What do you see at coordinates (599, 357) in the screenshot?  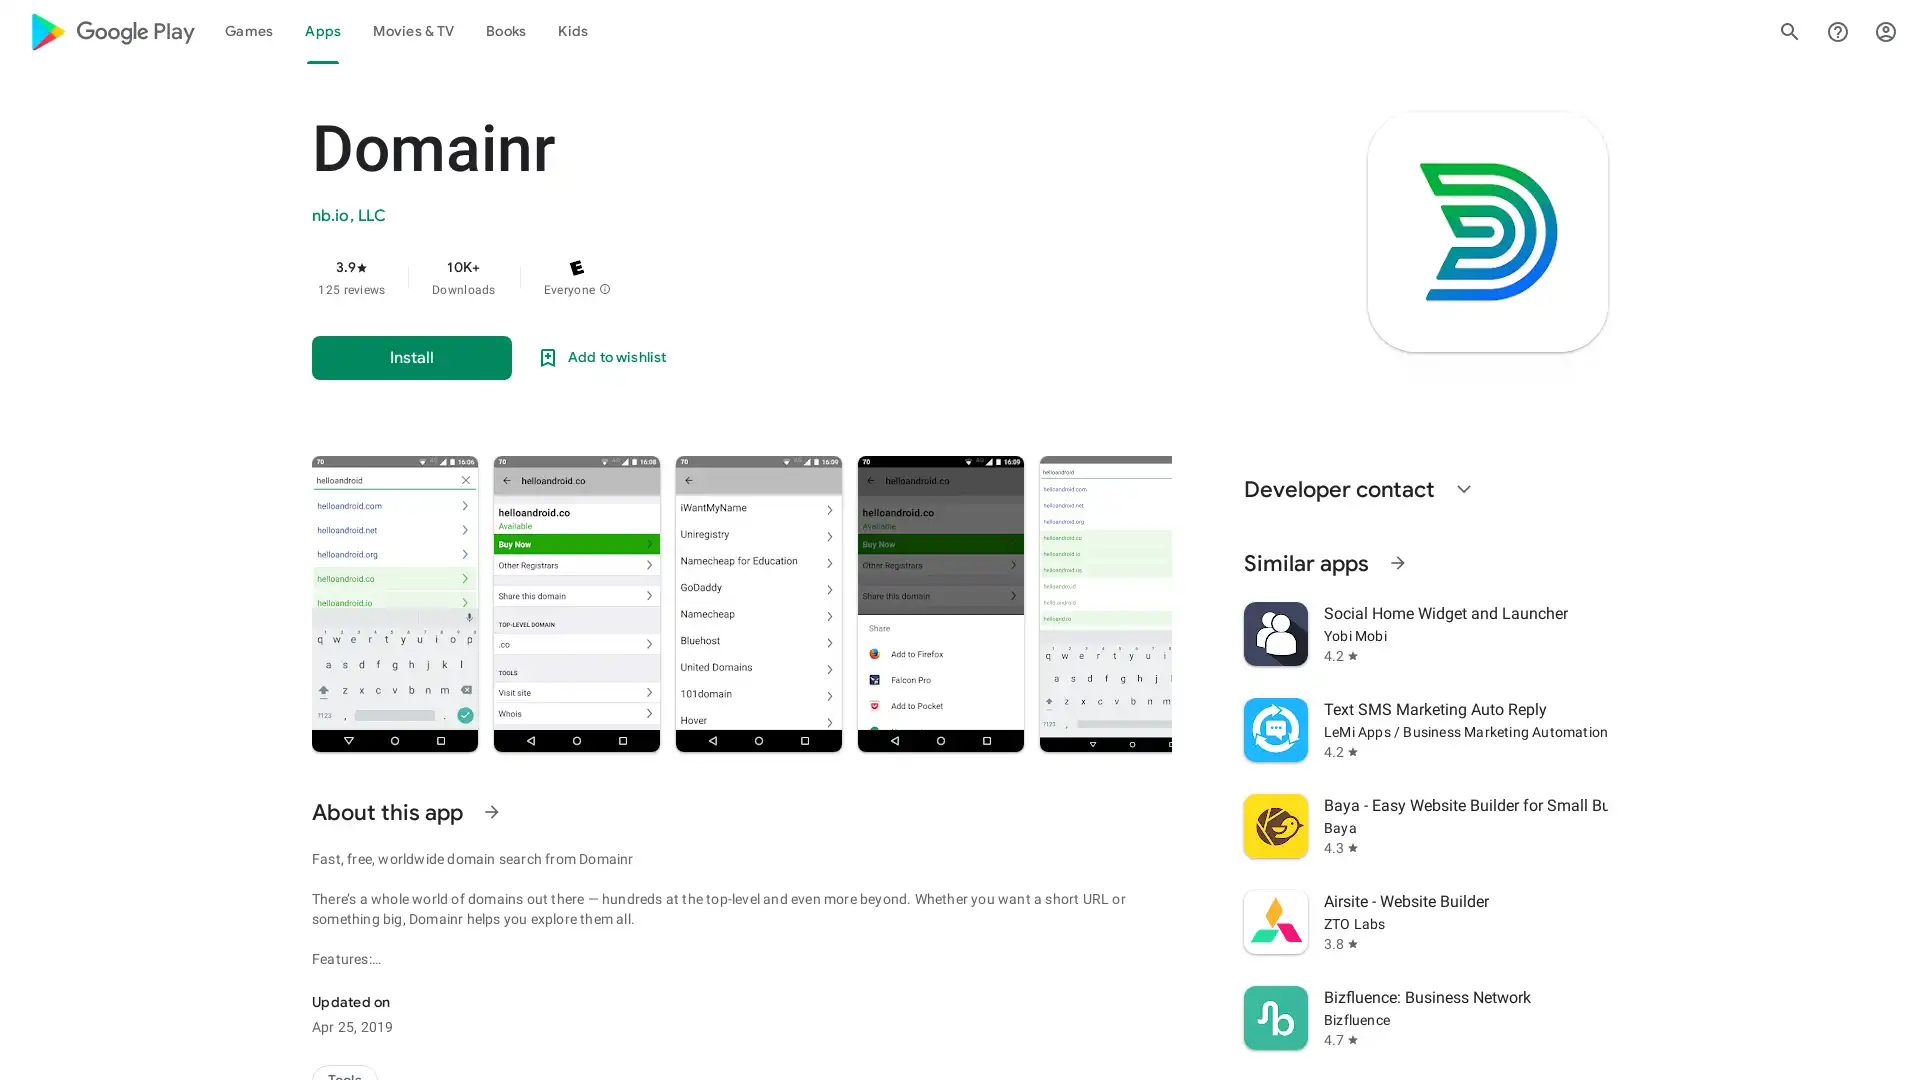 I see `Add to wishlist` at bounding box center [599, 357].